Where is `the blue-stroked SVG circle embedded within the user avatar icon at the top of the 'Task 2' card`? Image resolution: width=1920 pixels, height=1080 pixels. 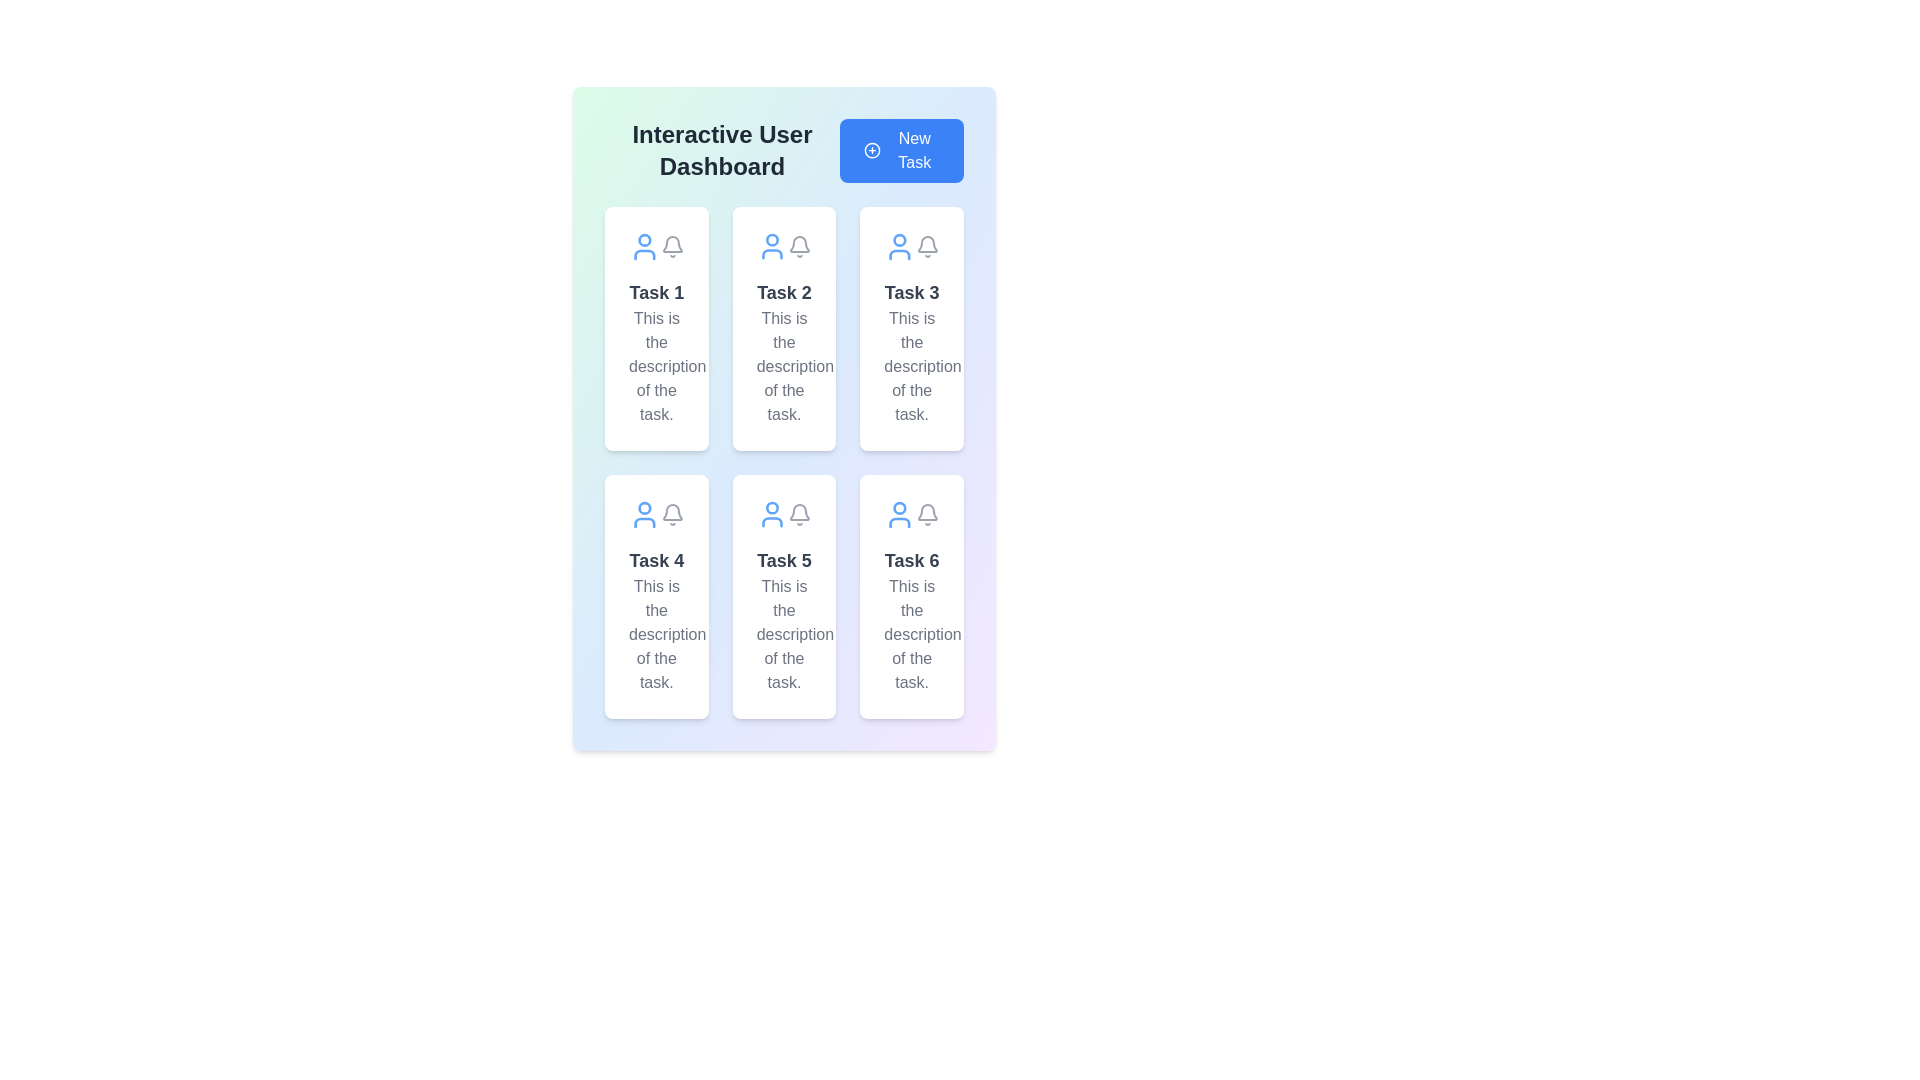
the blue-stroked SVG circle embedded within the user avatar icon at the top of the 'Task 2' card is located at coordinates (771, 239).